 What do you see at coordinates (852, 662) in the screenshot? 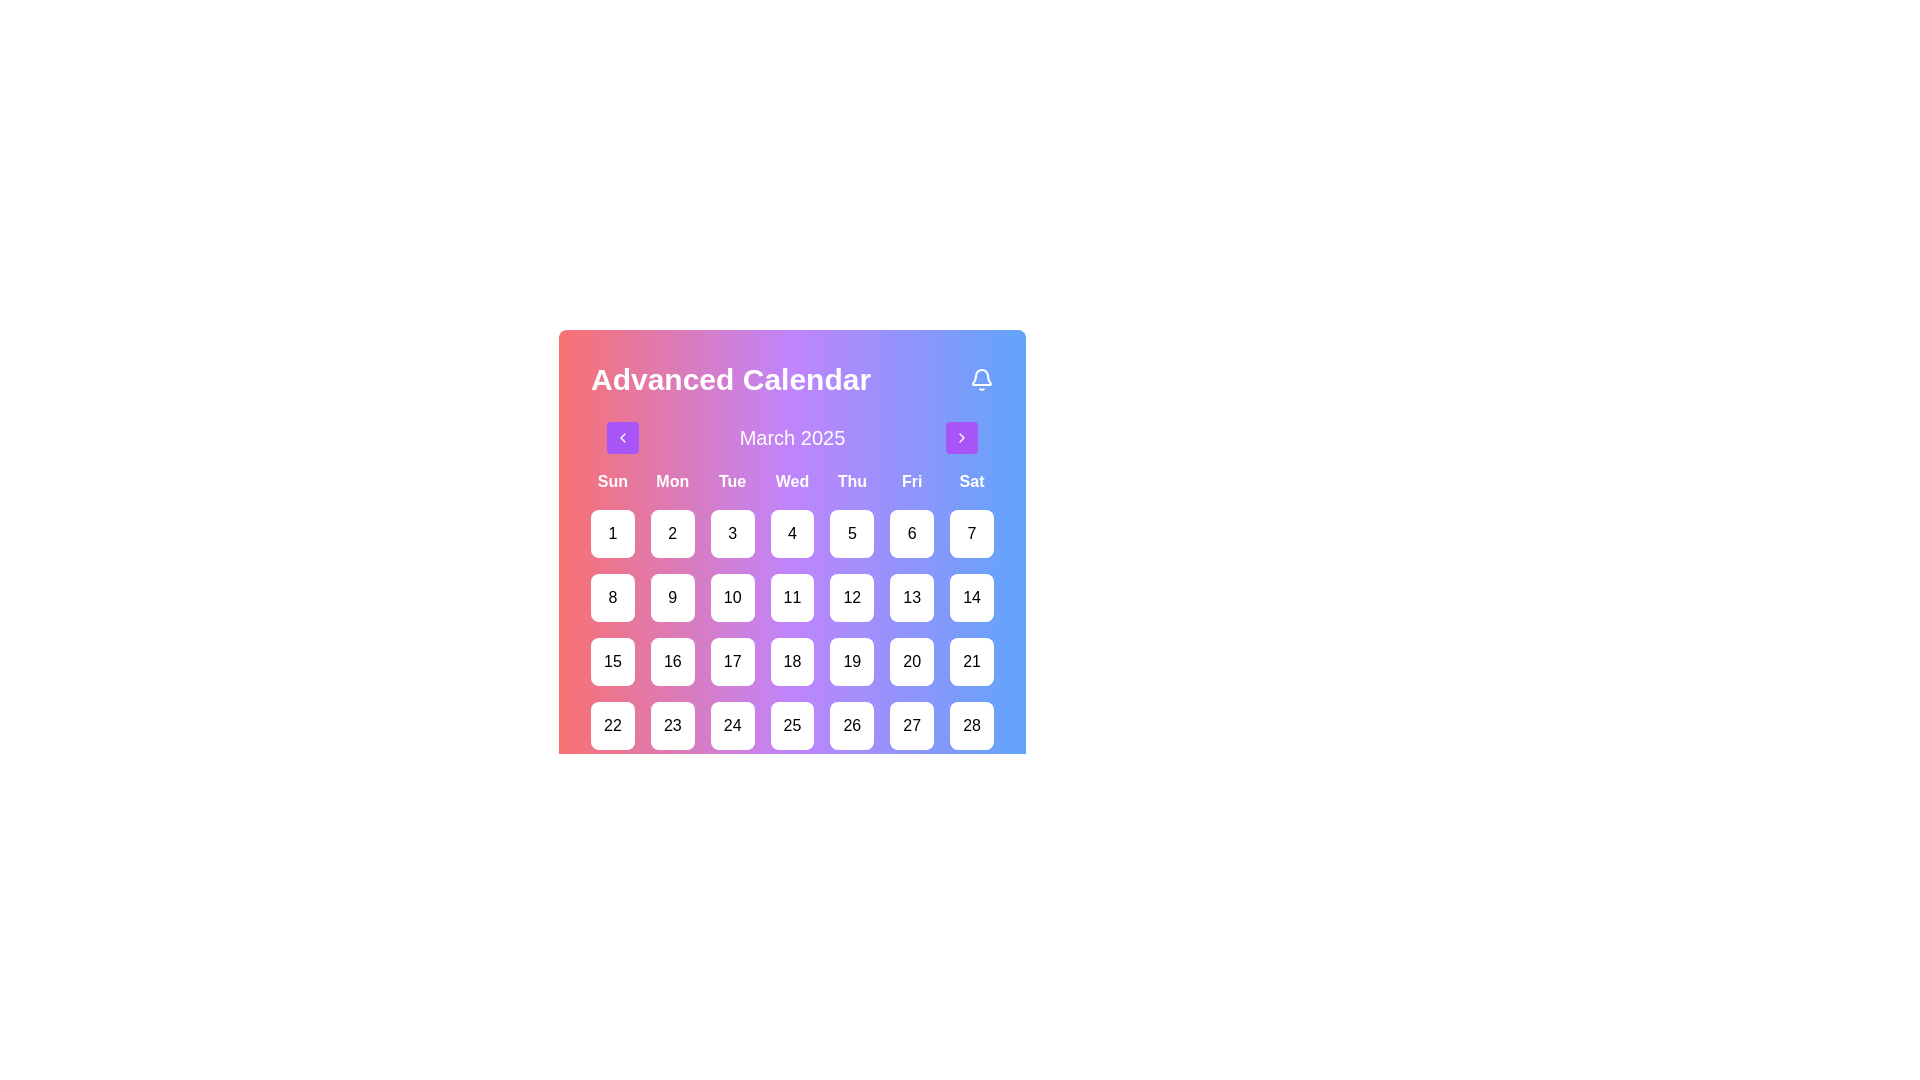
I see `the button displaying the date '19' on the calendar` at bounding box center [852, 662].